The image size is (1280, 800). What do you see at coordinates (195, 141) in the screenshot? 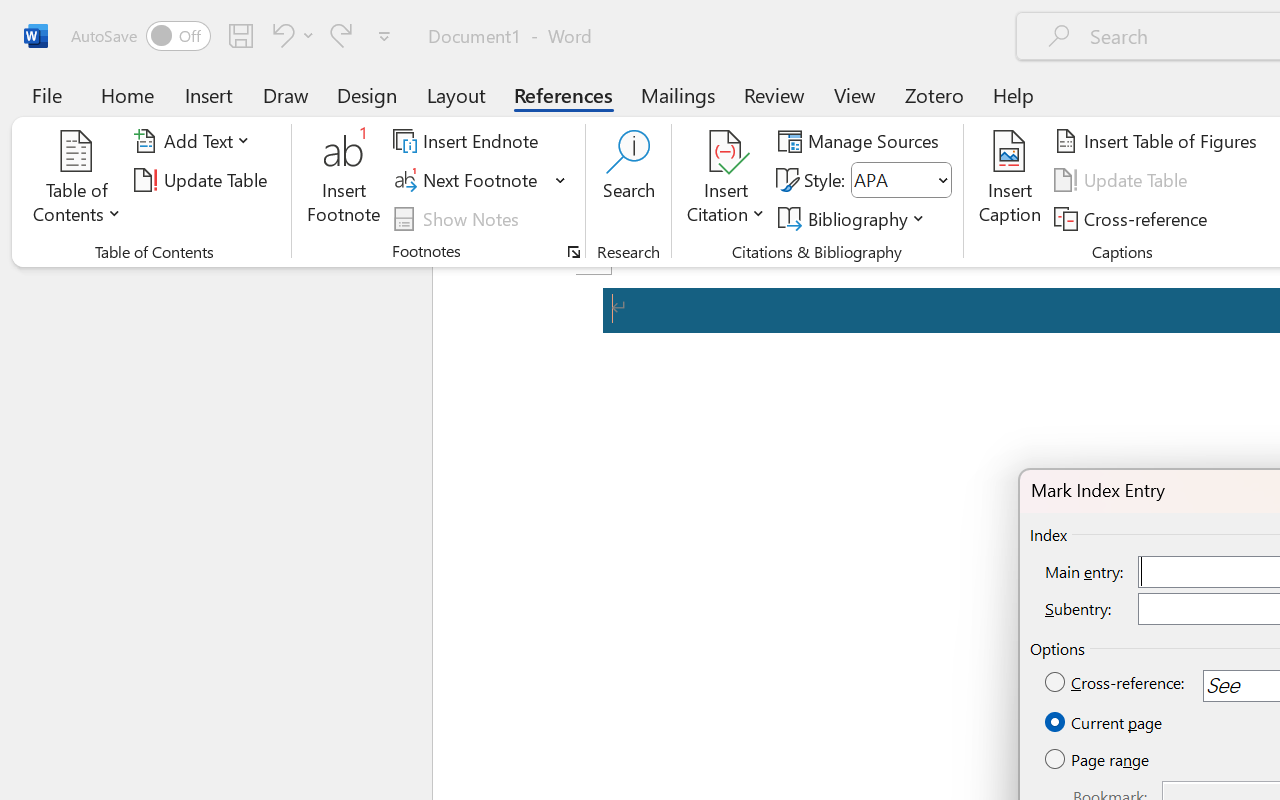
I see `'Add Text'` at bounding box center [195, 141].